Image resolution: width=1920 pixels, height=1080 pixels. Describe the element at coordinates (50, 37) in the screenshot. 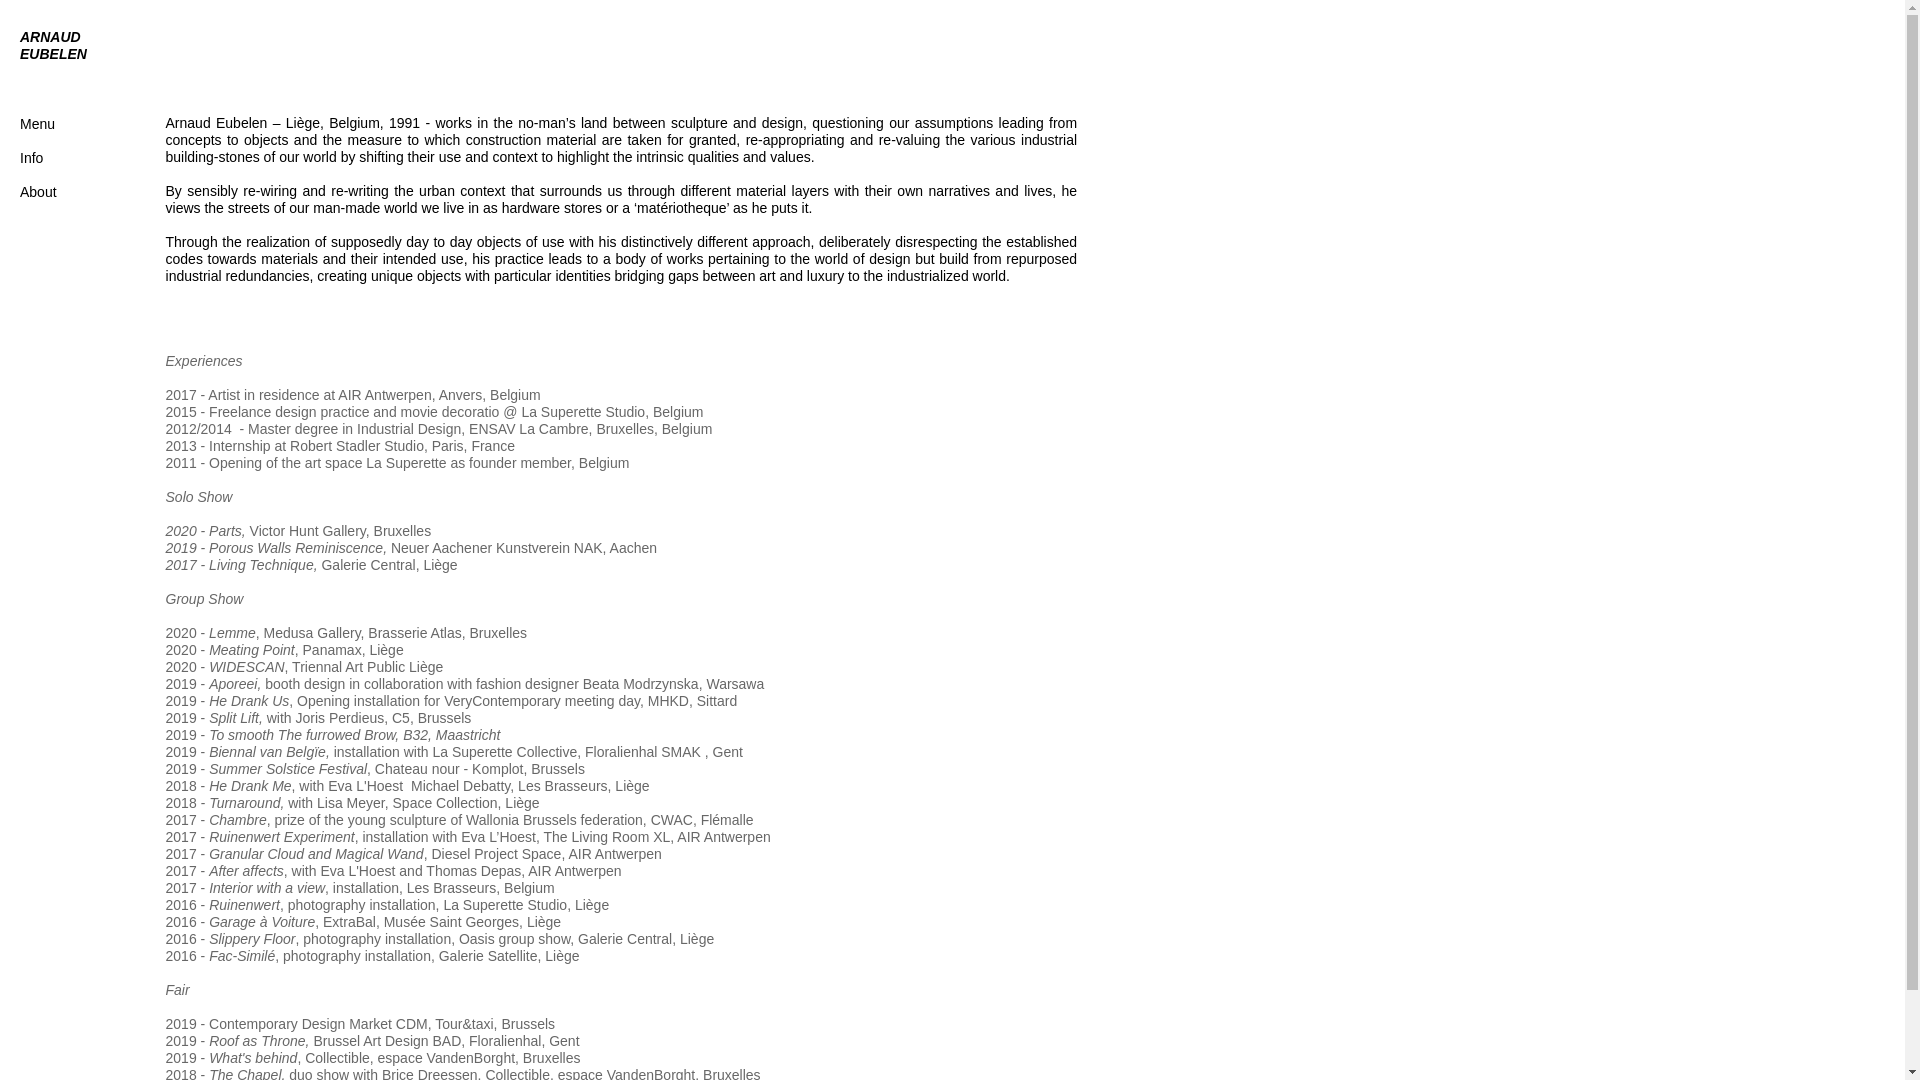

I see `'ARNAUD'` at that location.